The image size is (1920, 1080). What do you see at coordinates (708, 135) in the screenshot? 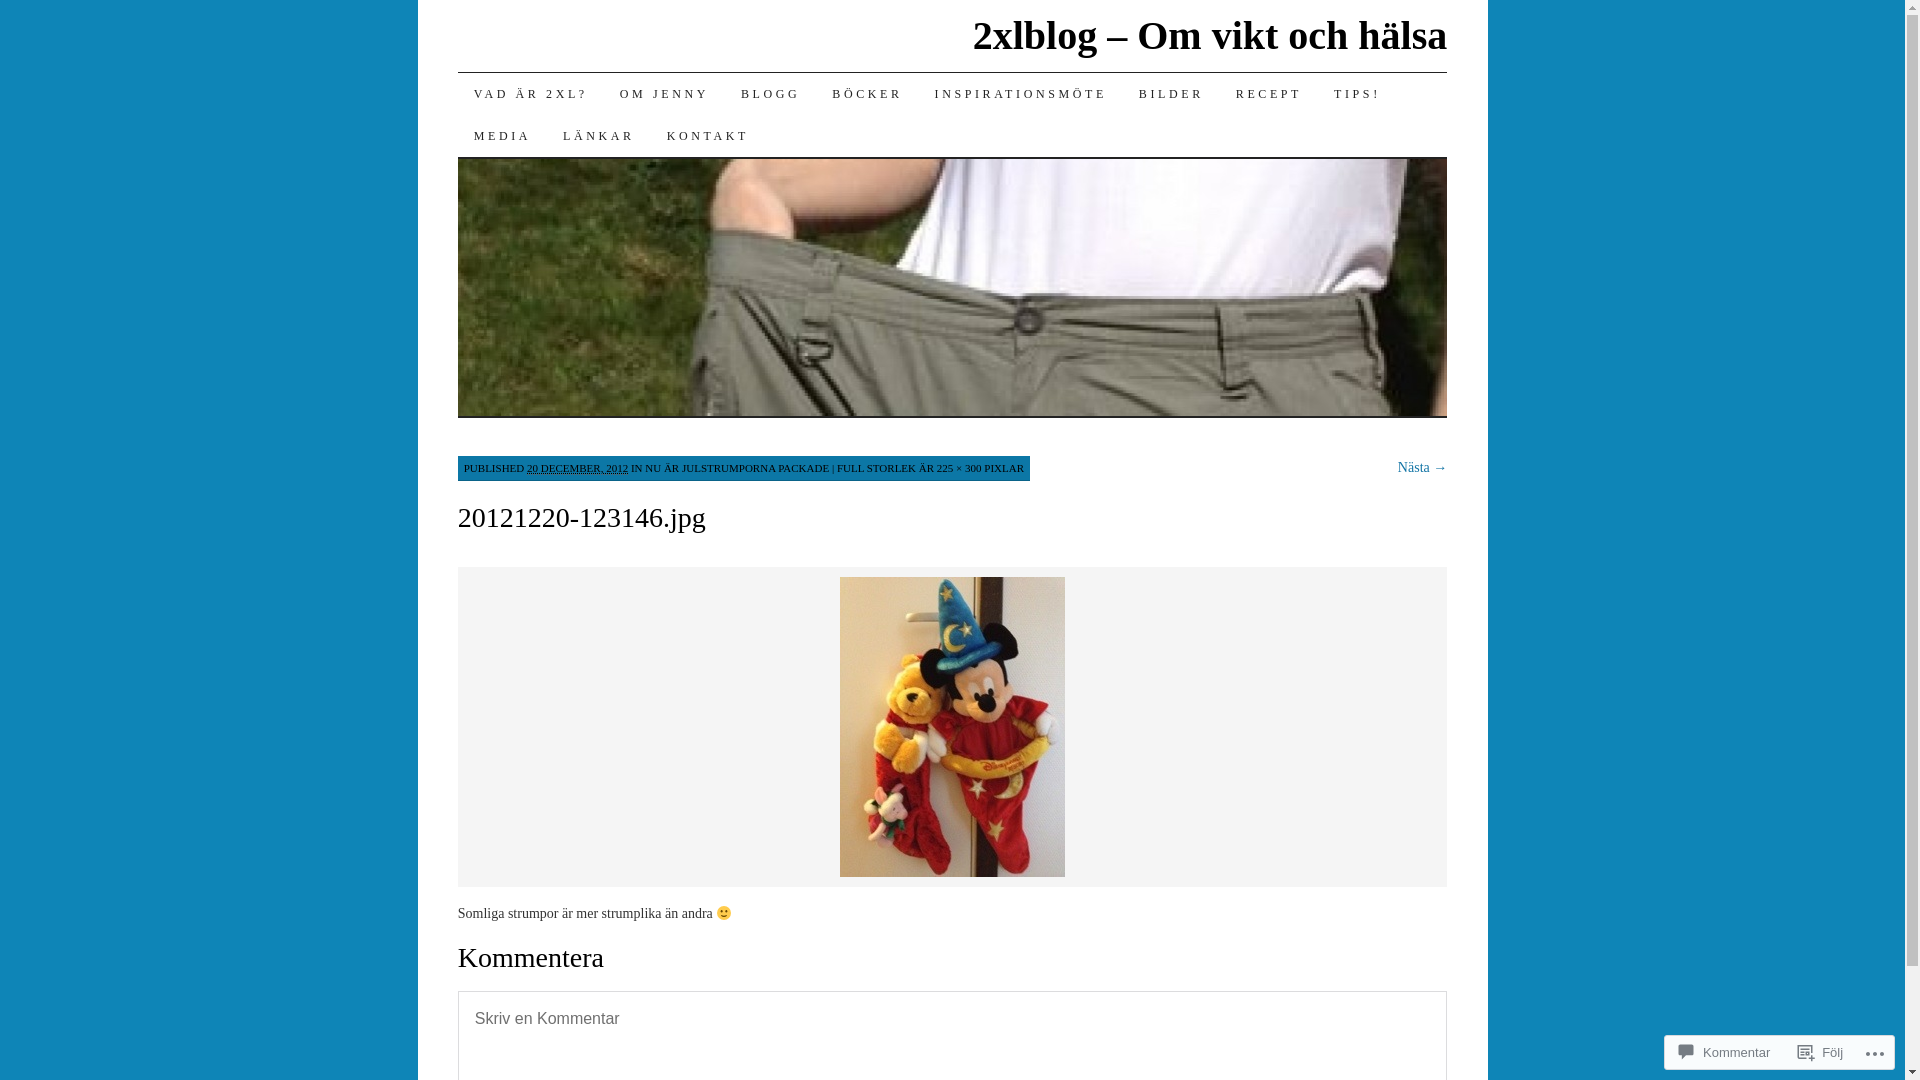
I see `'KONTAKT'` at bounding box center [708, 135].